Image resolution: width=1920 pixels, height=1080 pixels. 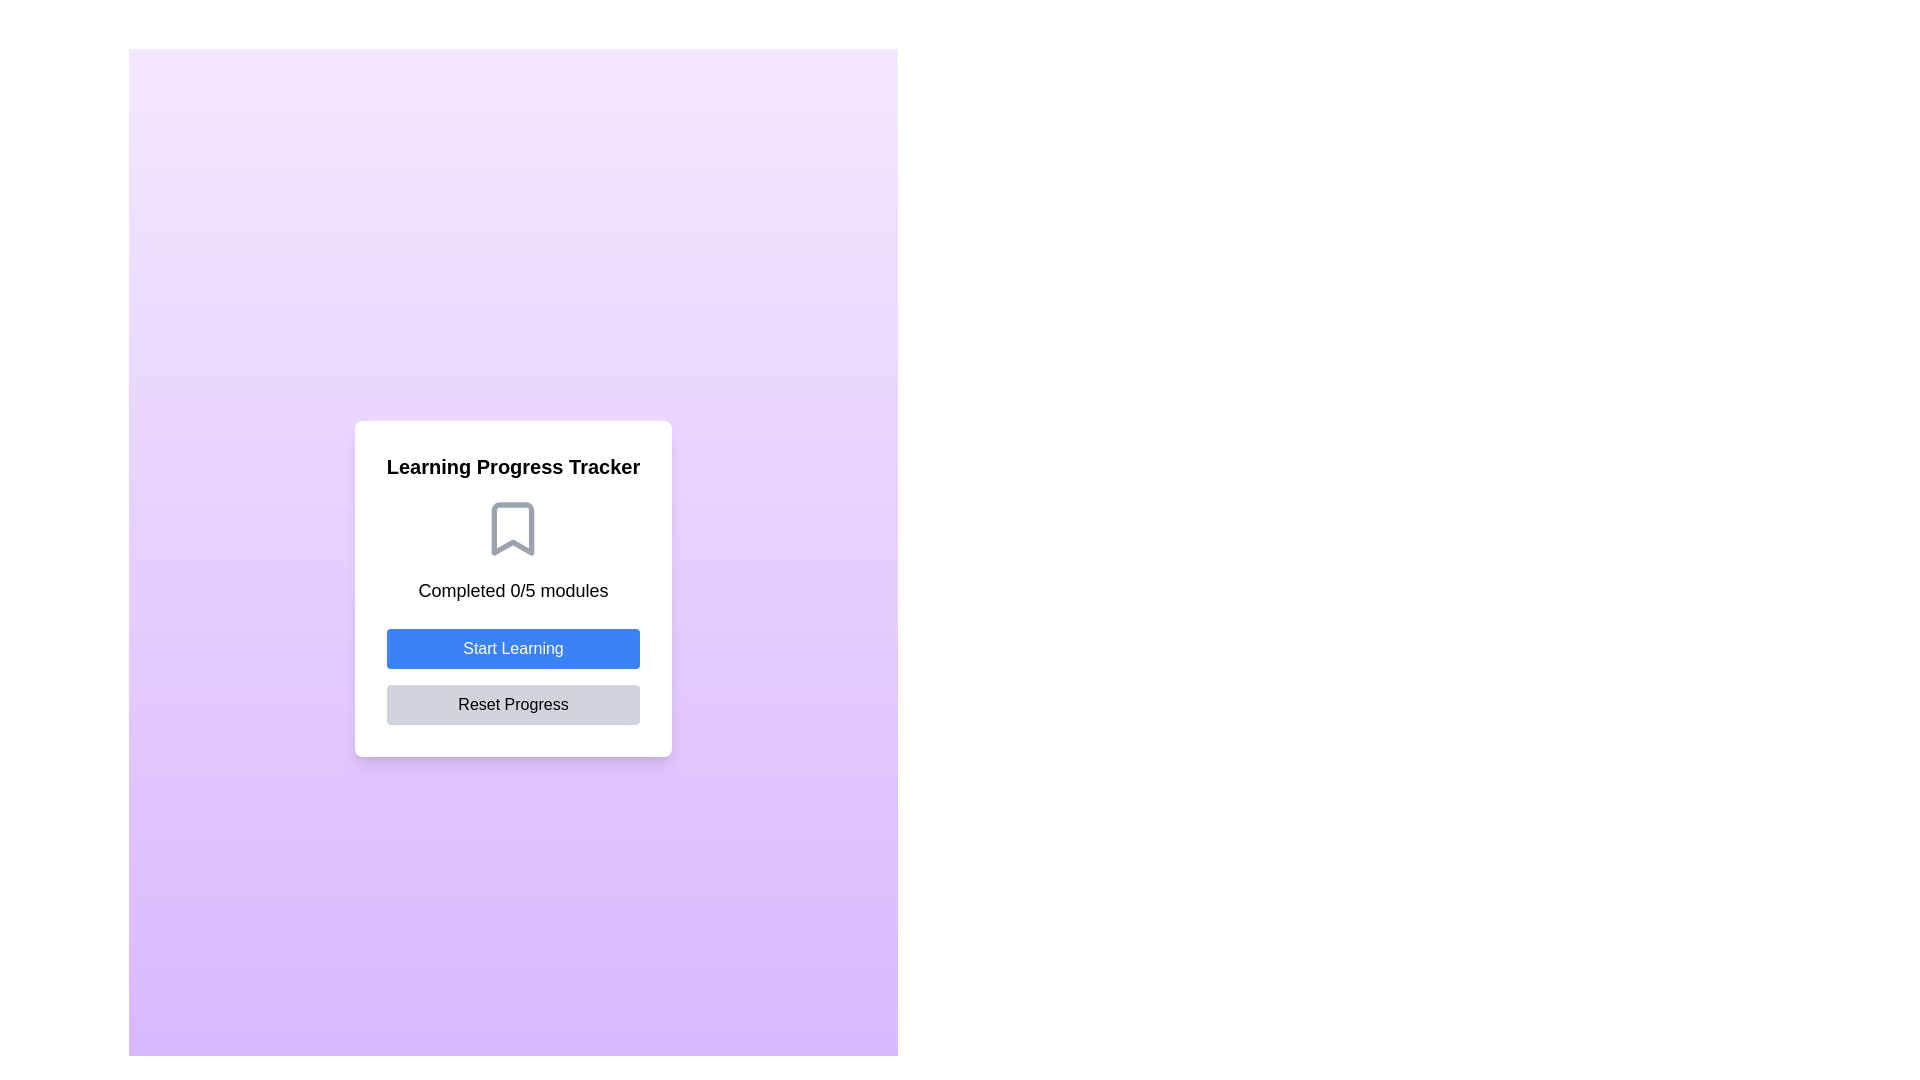 What do you see at coordinates (513, 648) in the screenshot?
I see `the 'Initiate Learning' button located in the 'Learning Progress Tracker' card, positioned above the 'Reset Progress' button and below the text 'Completed 0/5 modules'` at bounding box center [513, 648].